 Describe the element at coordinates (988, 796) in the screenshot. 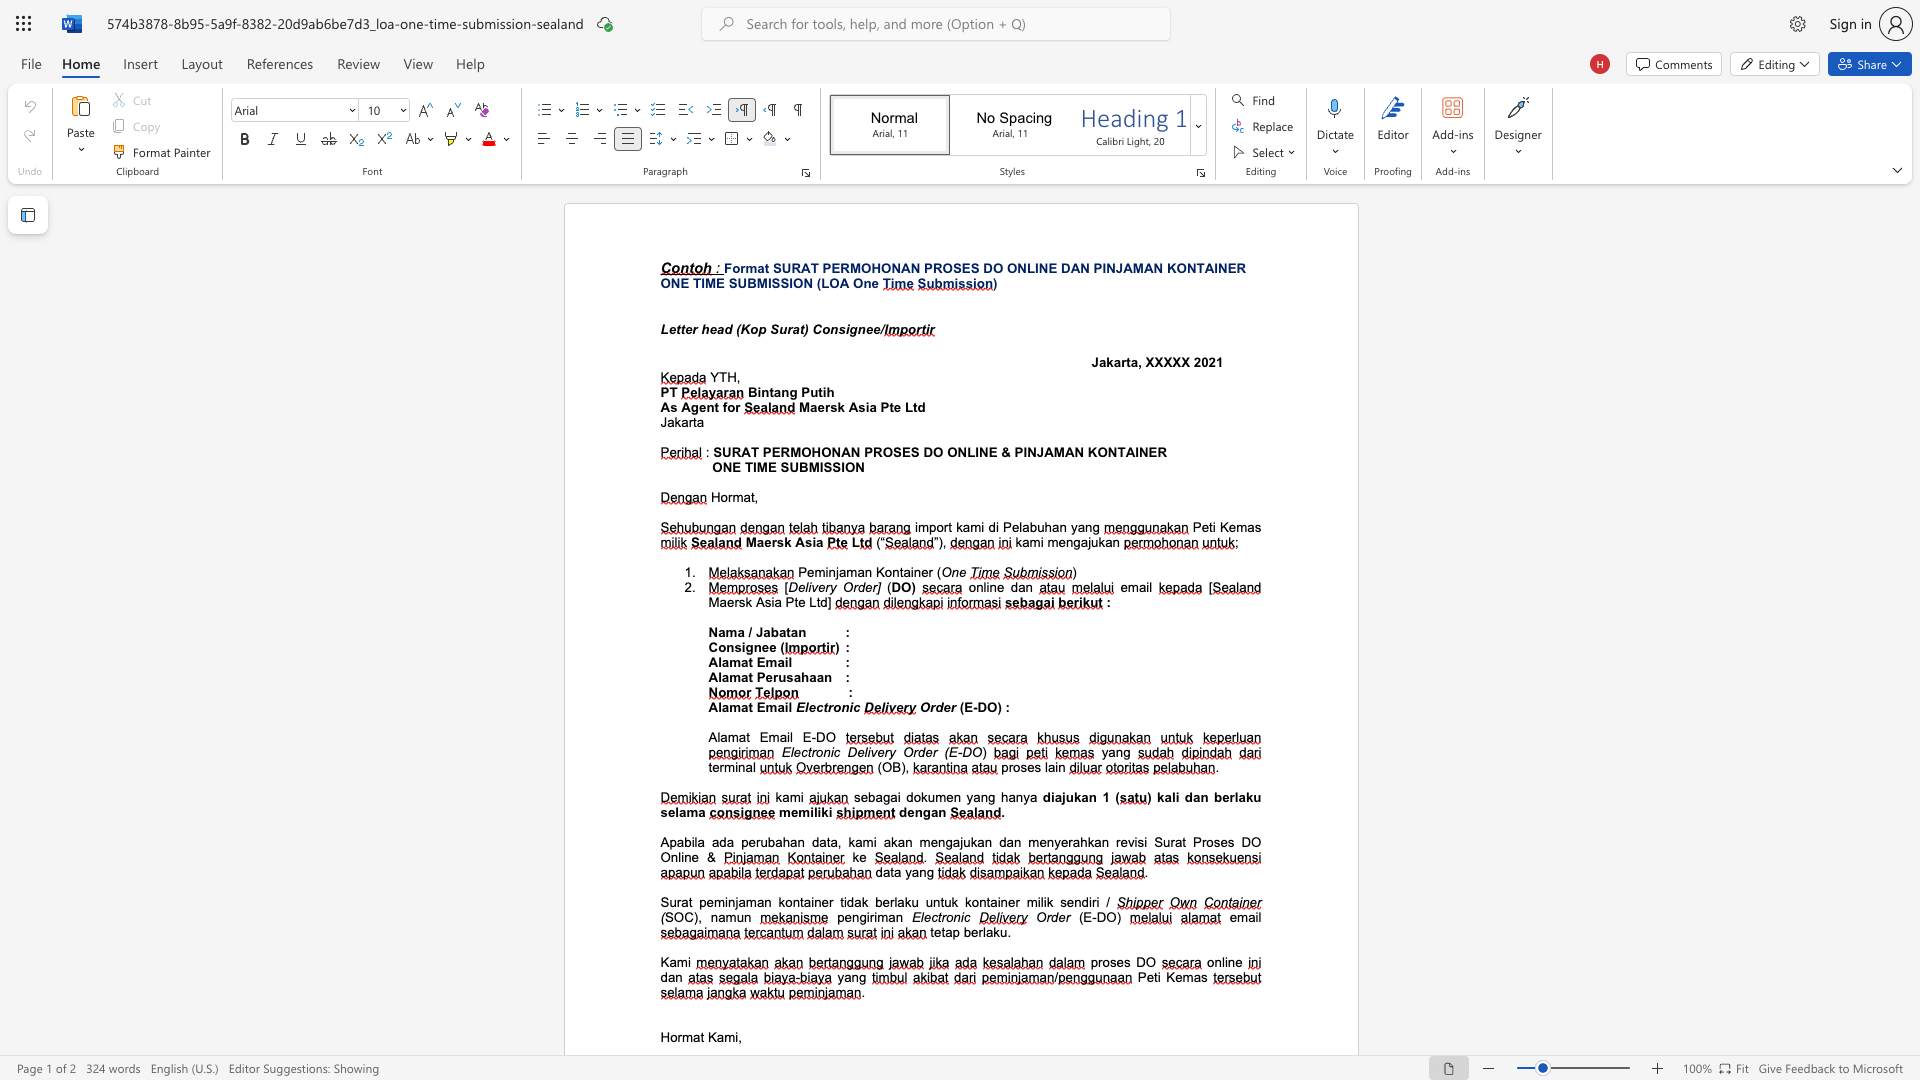

I see `the space between the continuous character "n" and "g" in the text` at that location.